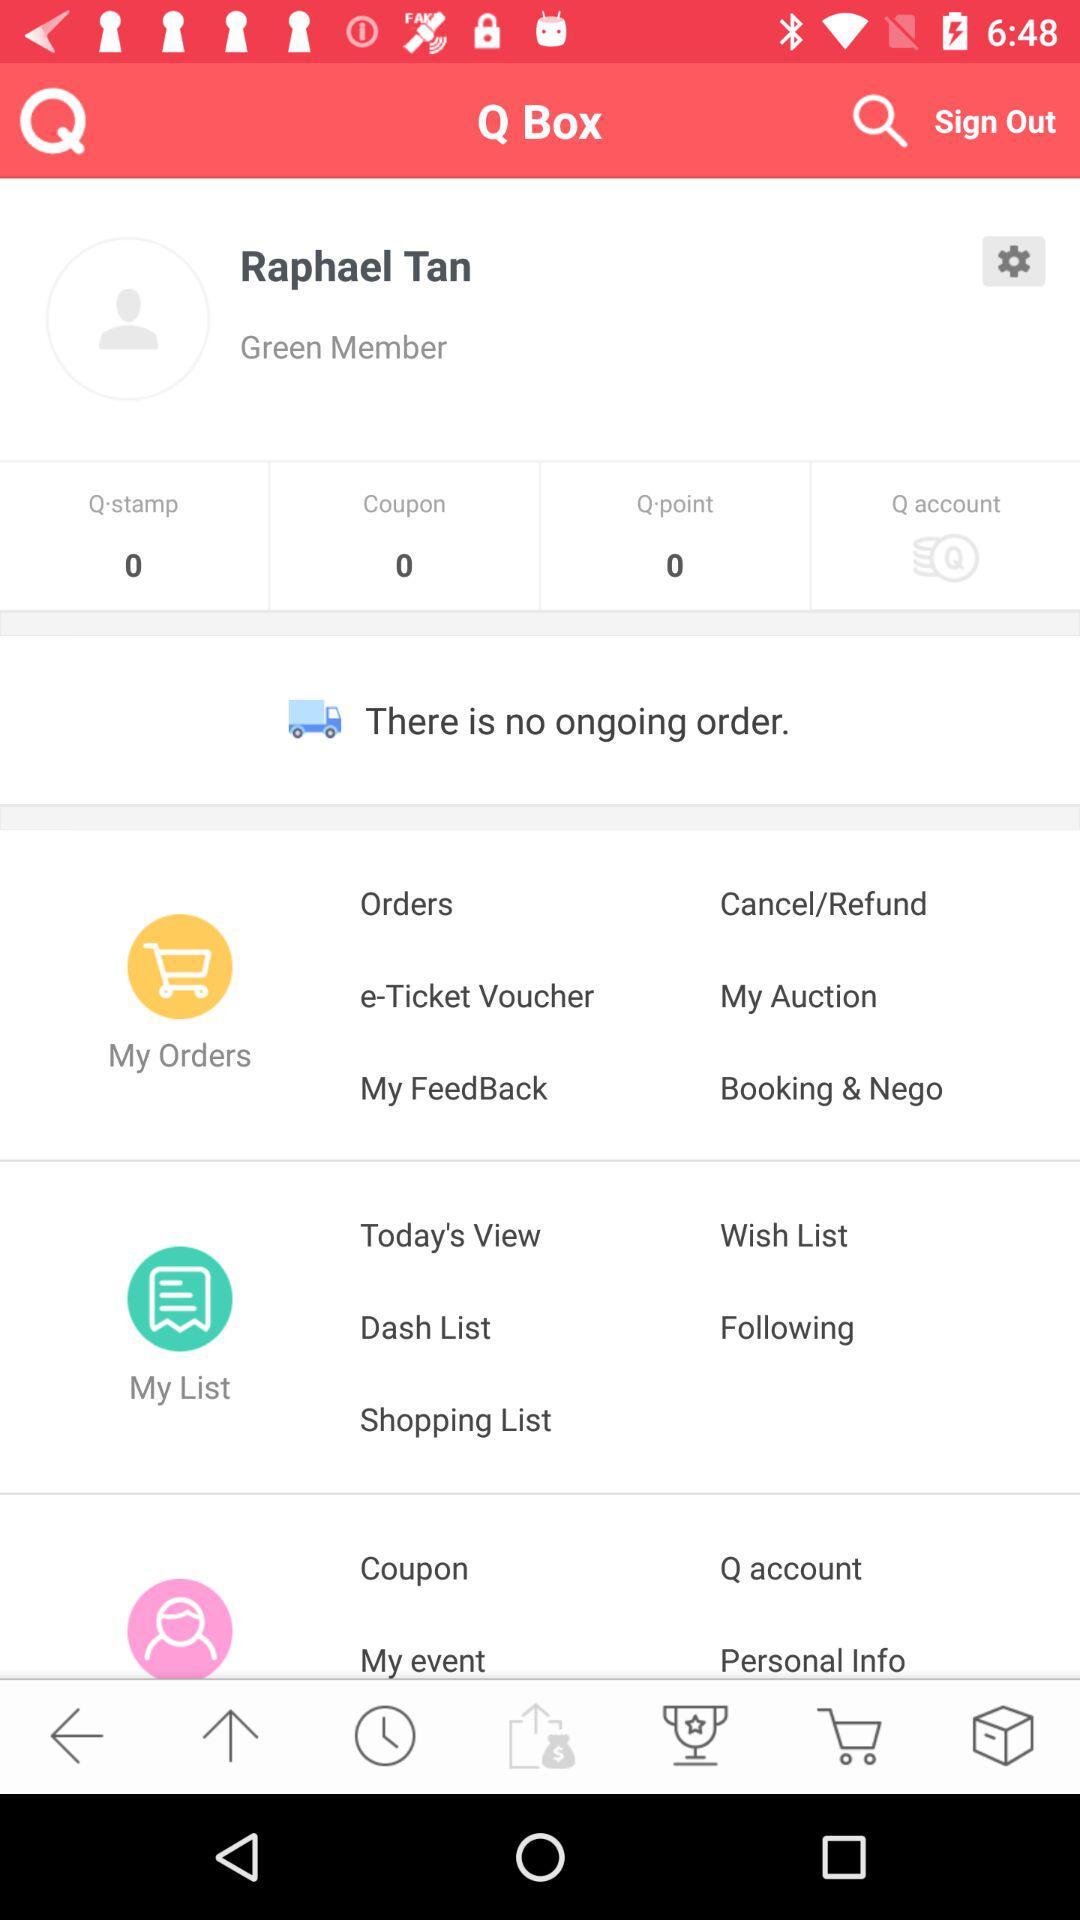  Describe the element at coordinates (127, 318) in the screenshot. I see `profile picture` at that location.